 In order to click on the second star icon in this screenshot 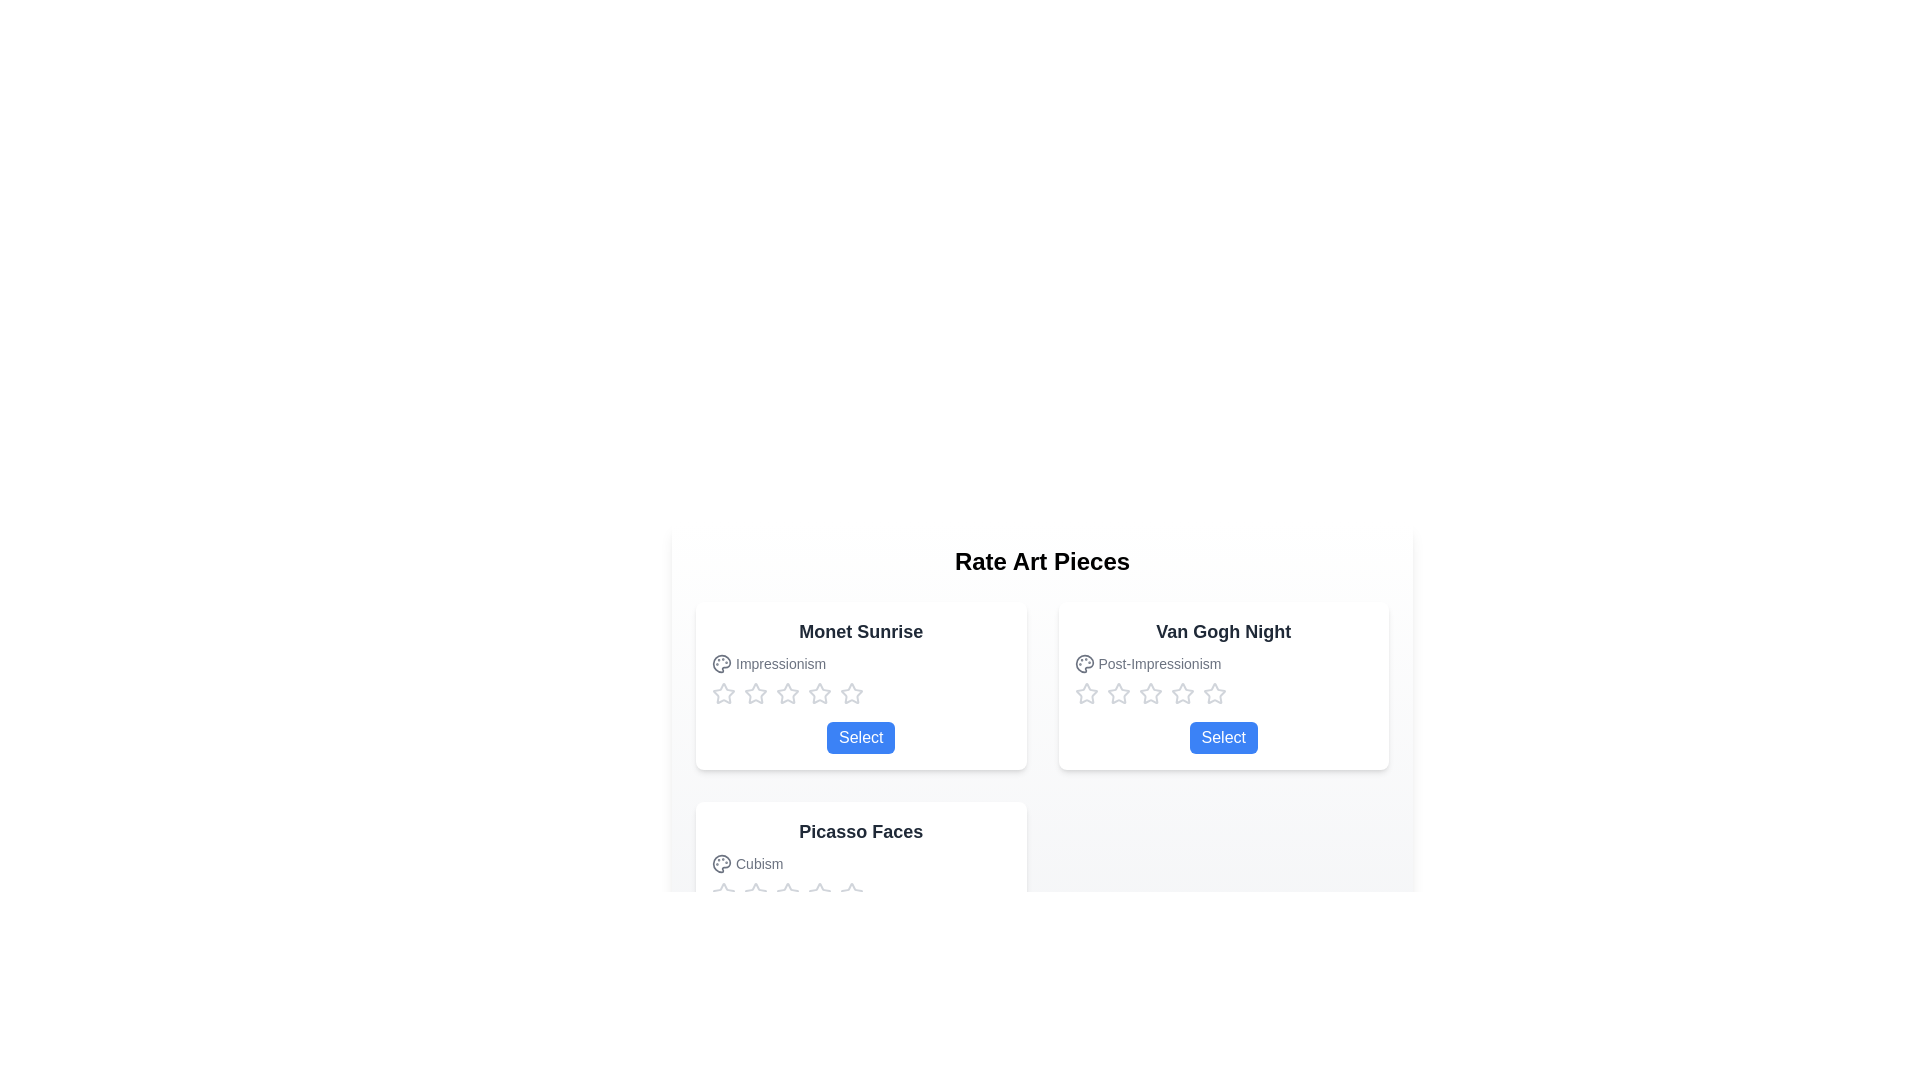, I will do `click(820, 692)`.